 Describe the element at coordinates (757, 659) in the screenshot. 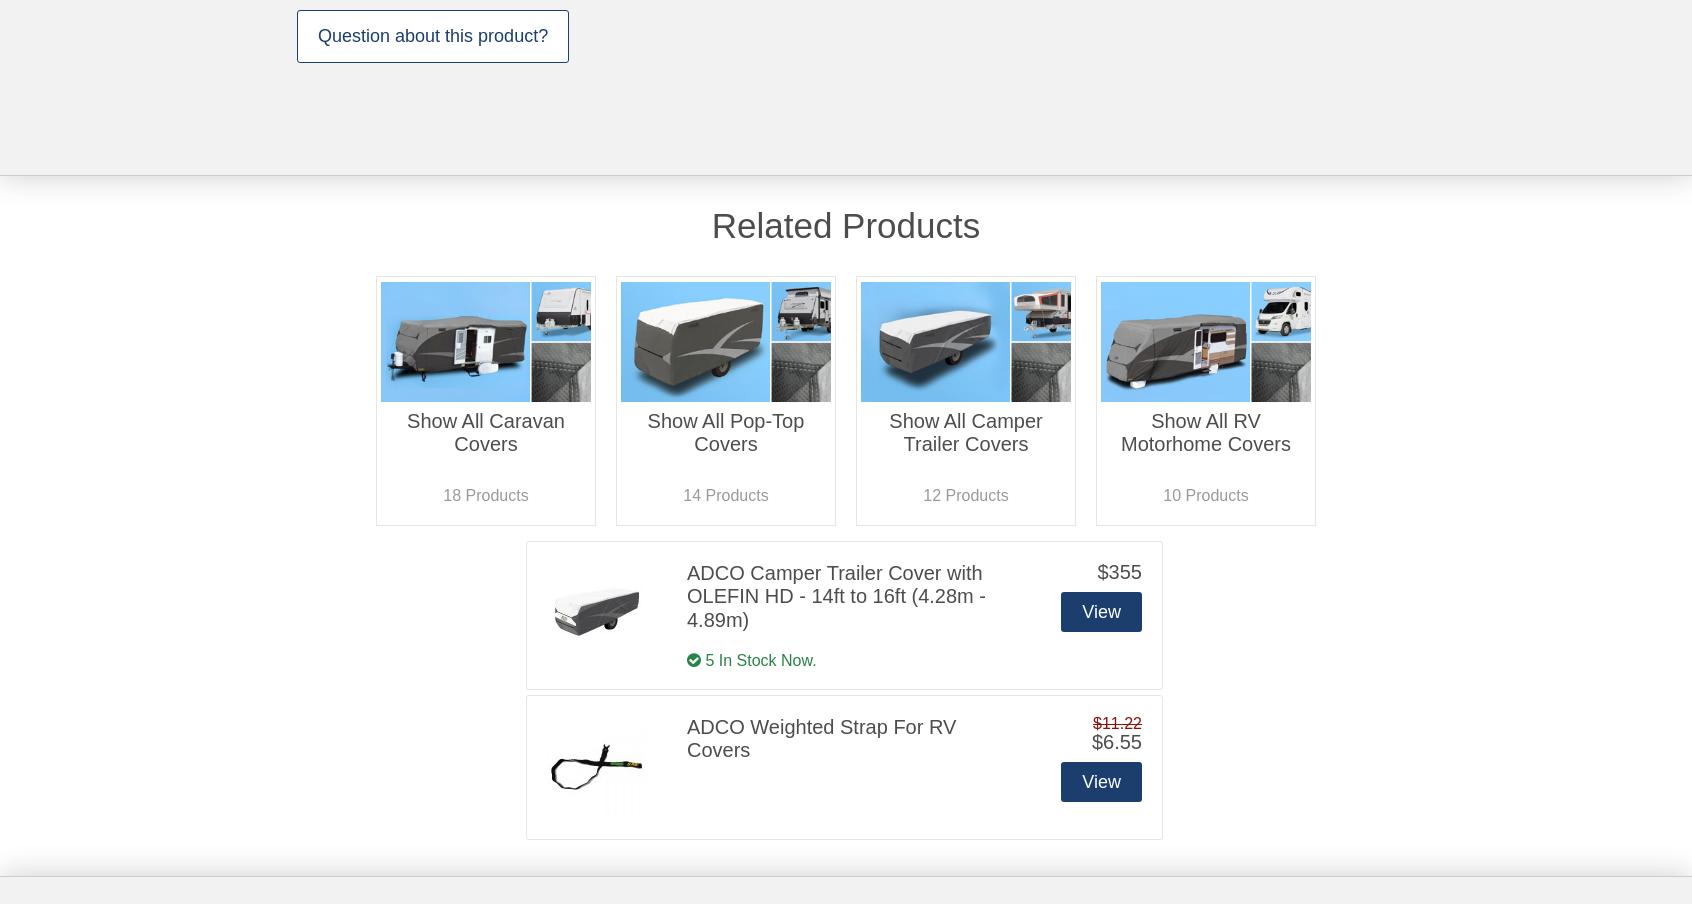

I see `'5 In Stock Now.'` at that location.